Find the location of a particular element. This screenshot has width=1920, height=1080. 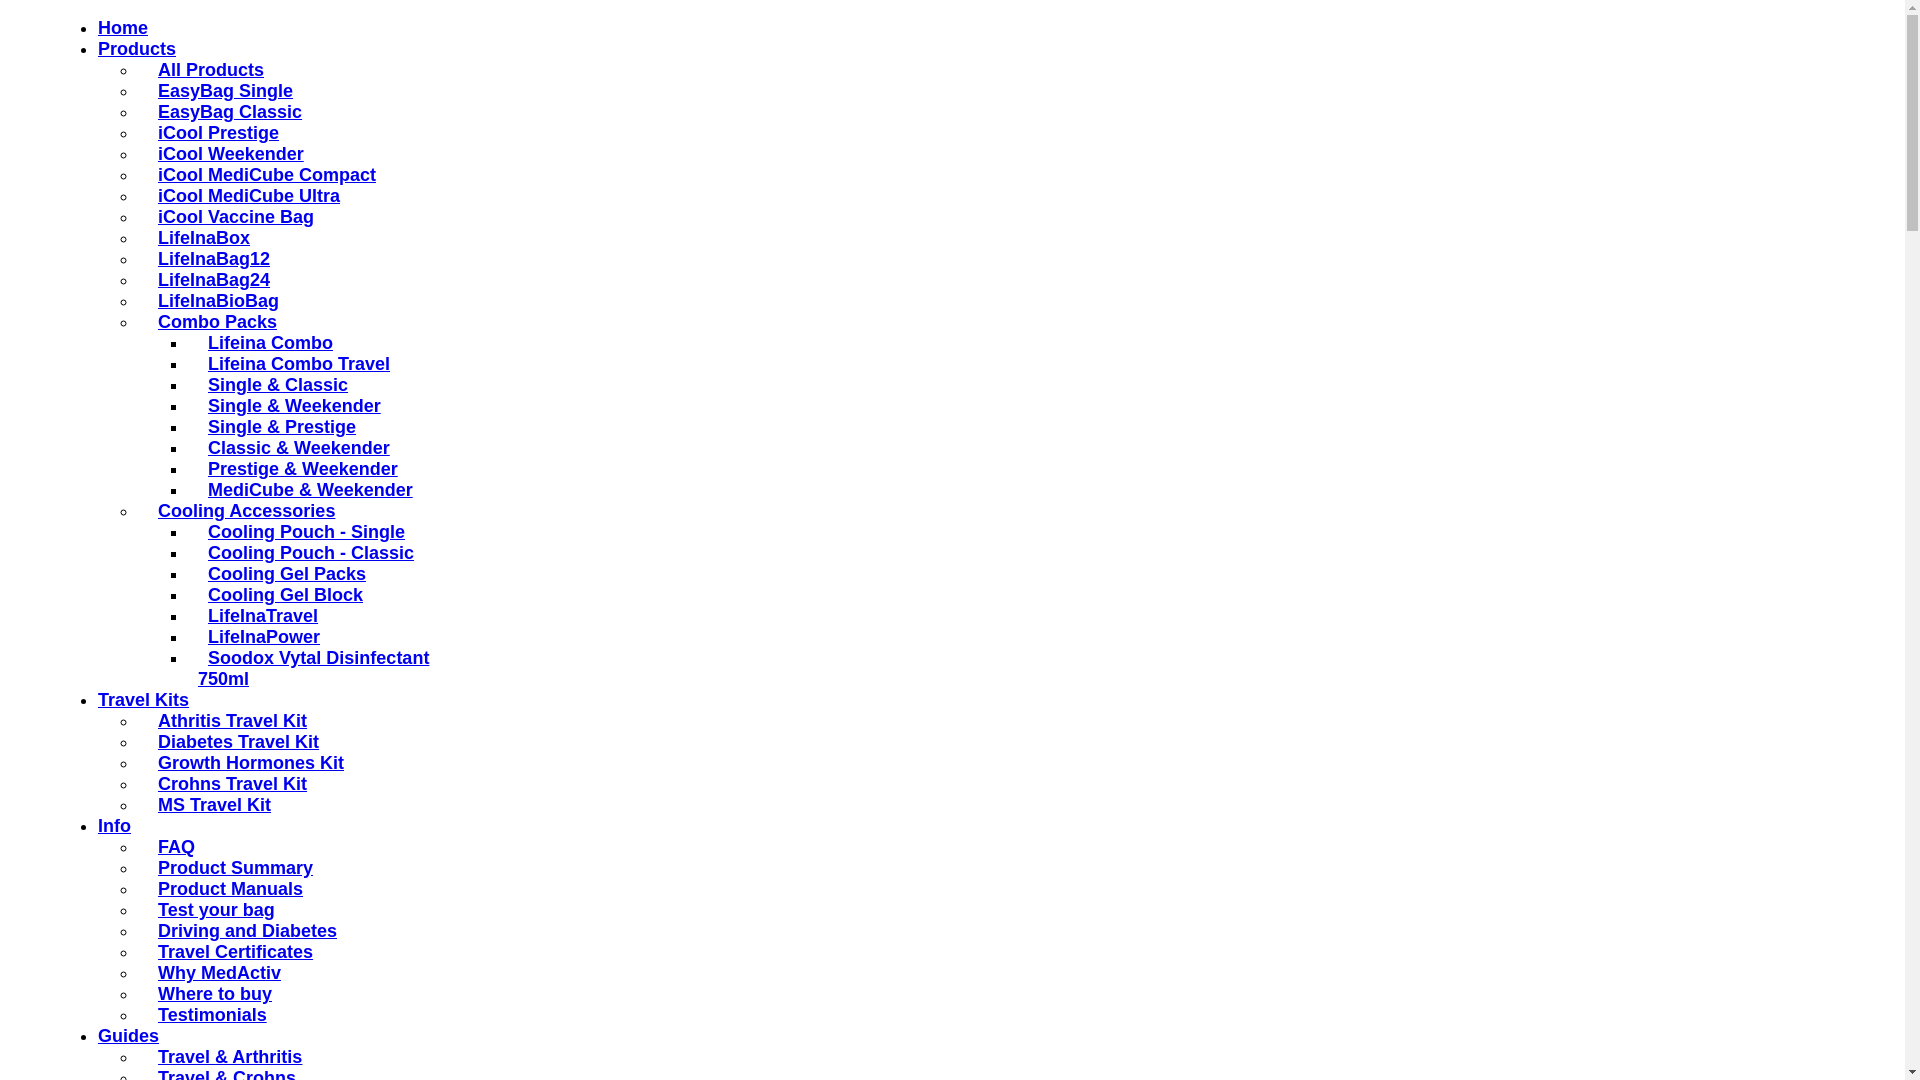

'Product Summary' is located at coordinates (147, 866).